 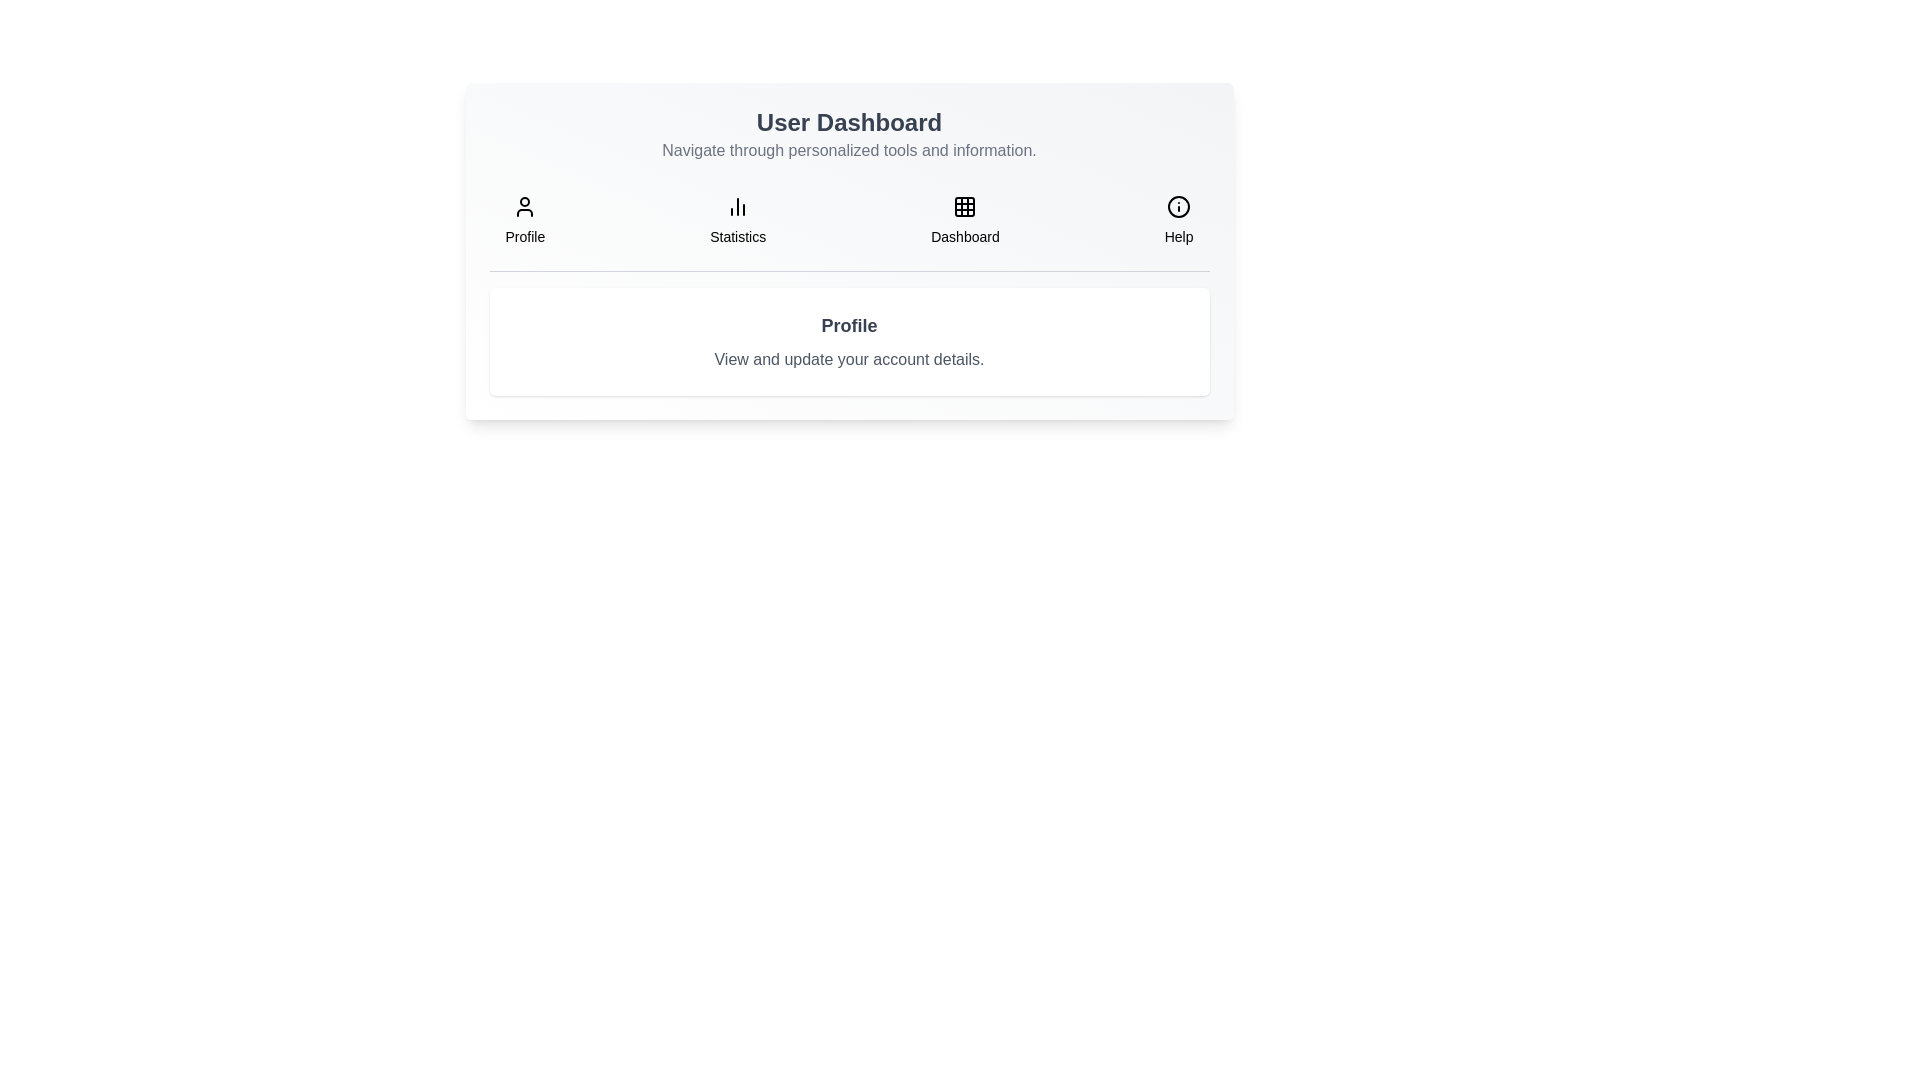 What do you see at coordinates (737, 220) in the screenshot?
I see `the tab labeled Statistics to view its content` at bounding box center [737, 220].